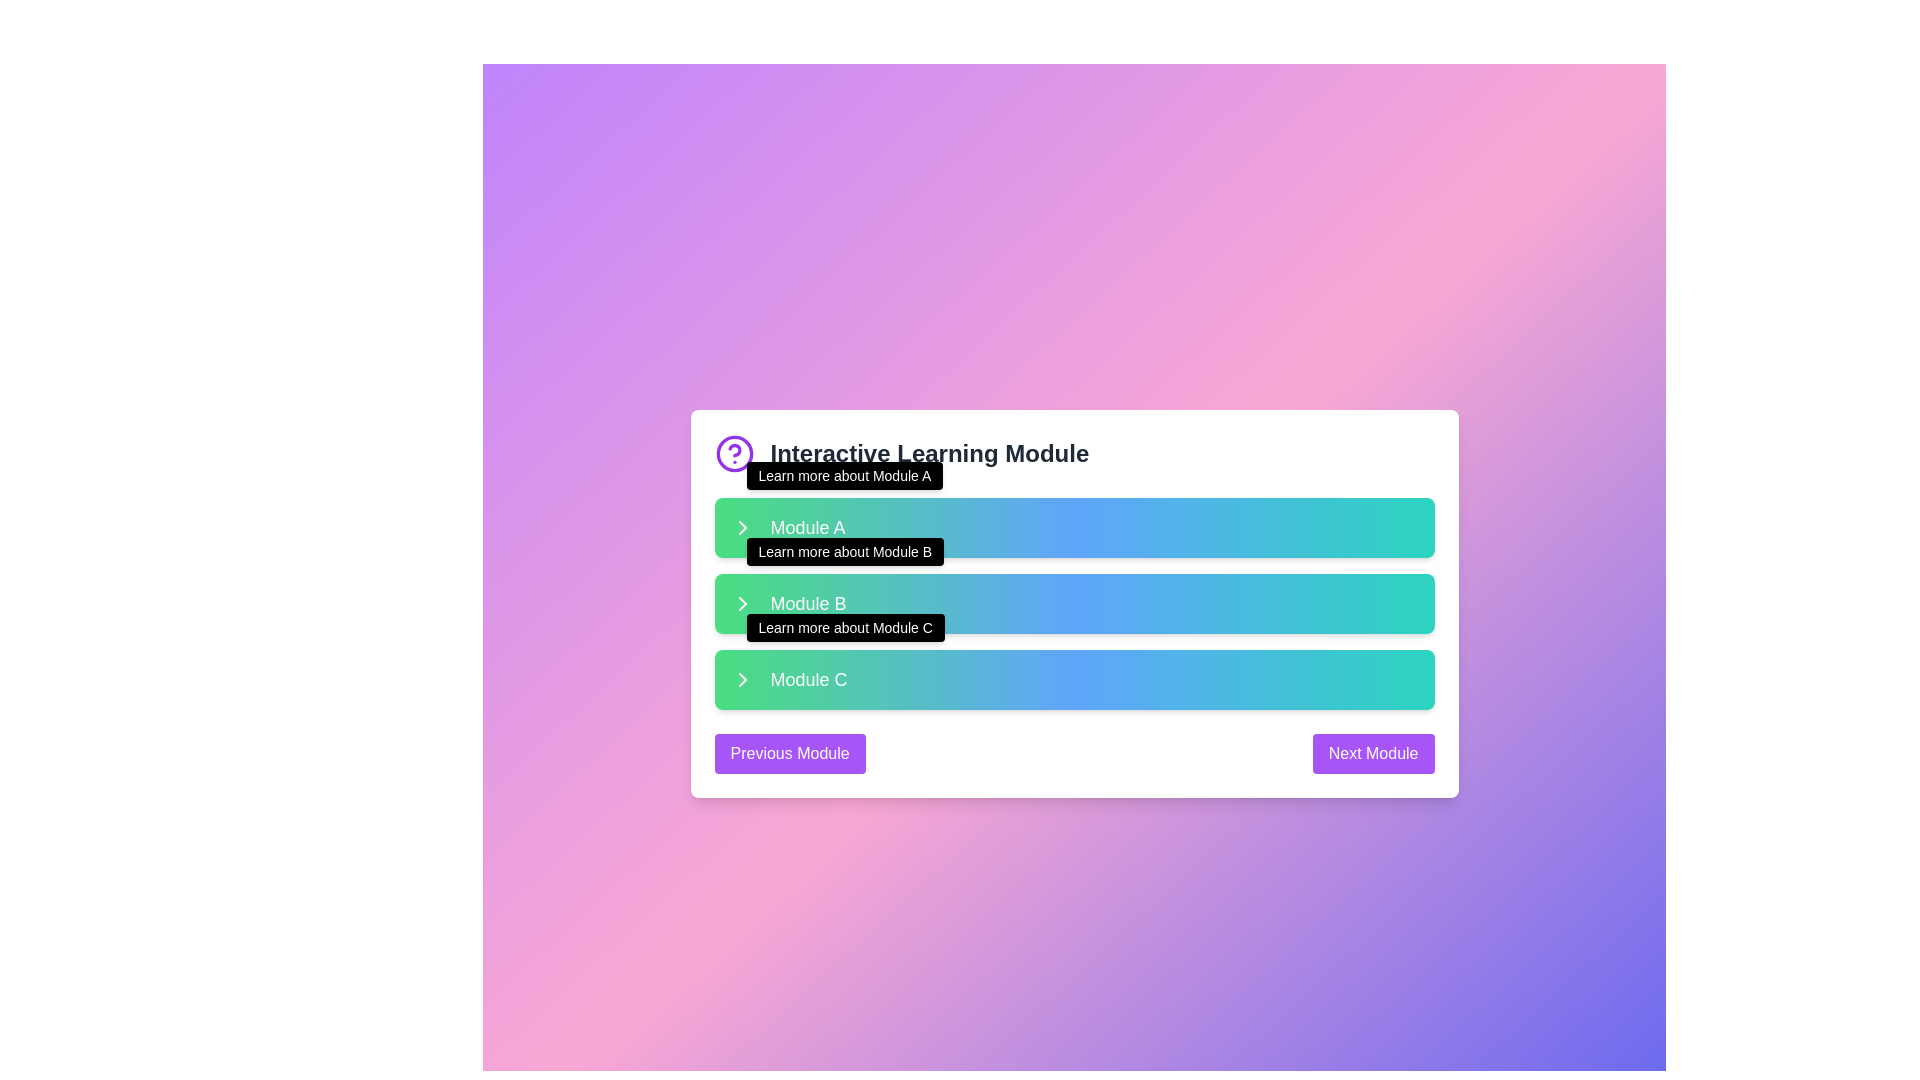  What do you see at coordinates (809, 678) in the screenshot?
I see `text label that displays 'Module C', which is styled in large, bold white font and is located centrally within the bottom-most gradient-colored button of a vertical stack` at bounding box center [809, 678].